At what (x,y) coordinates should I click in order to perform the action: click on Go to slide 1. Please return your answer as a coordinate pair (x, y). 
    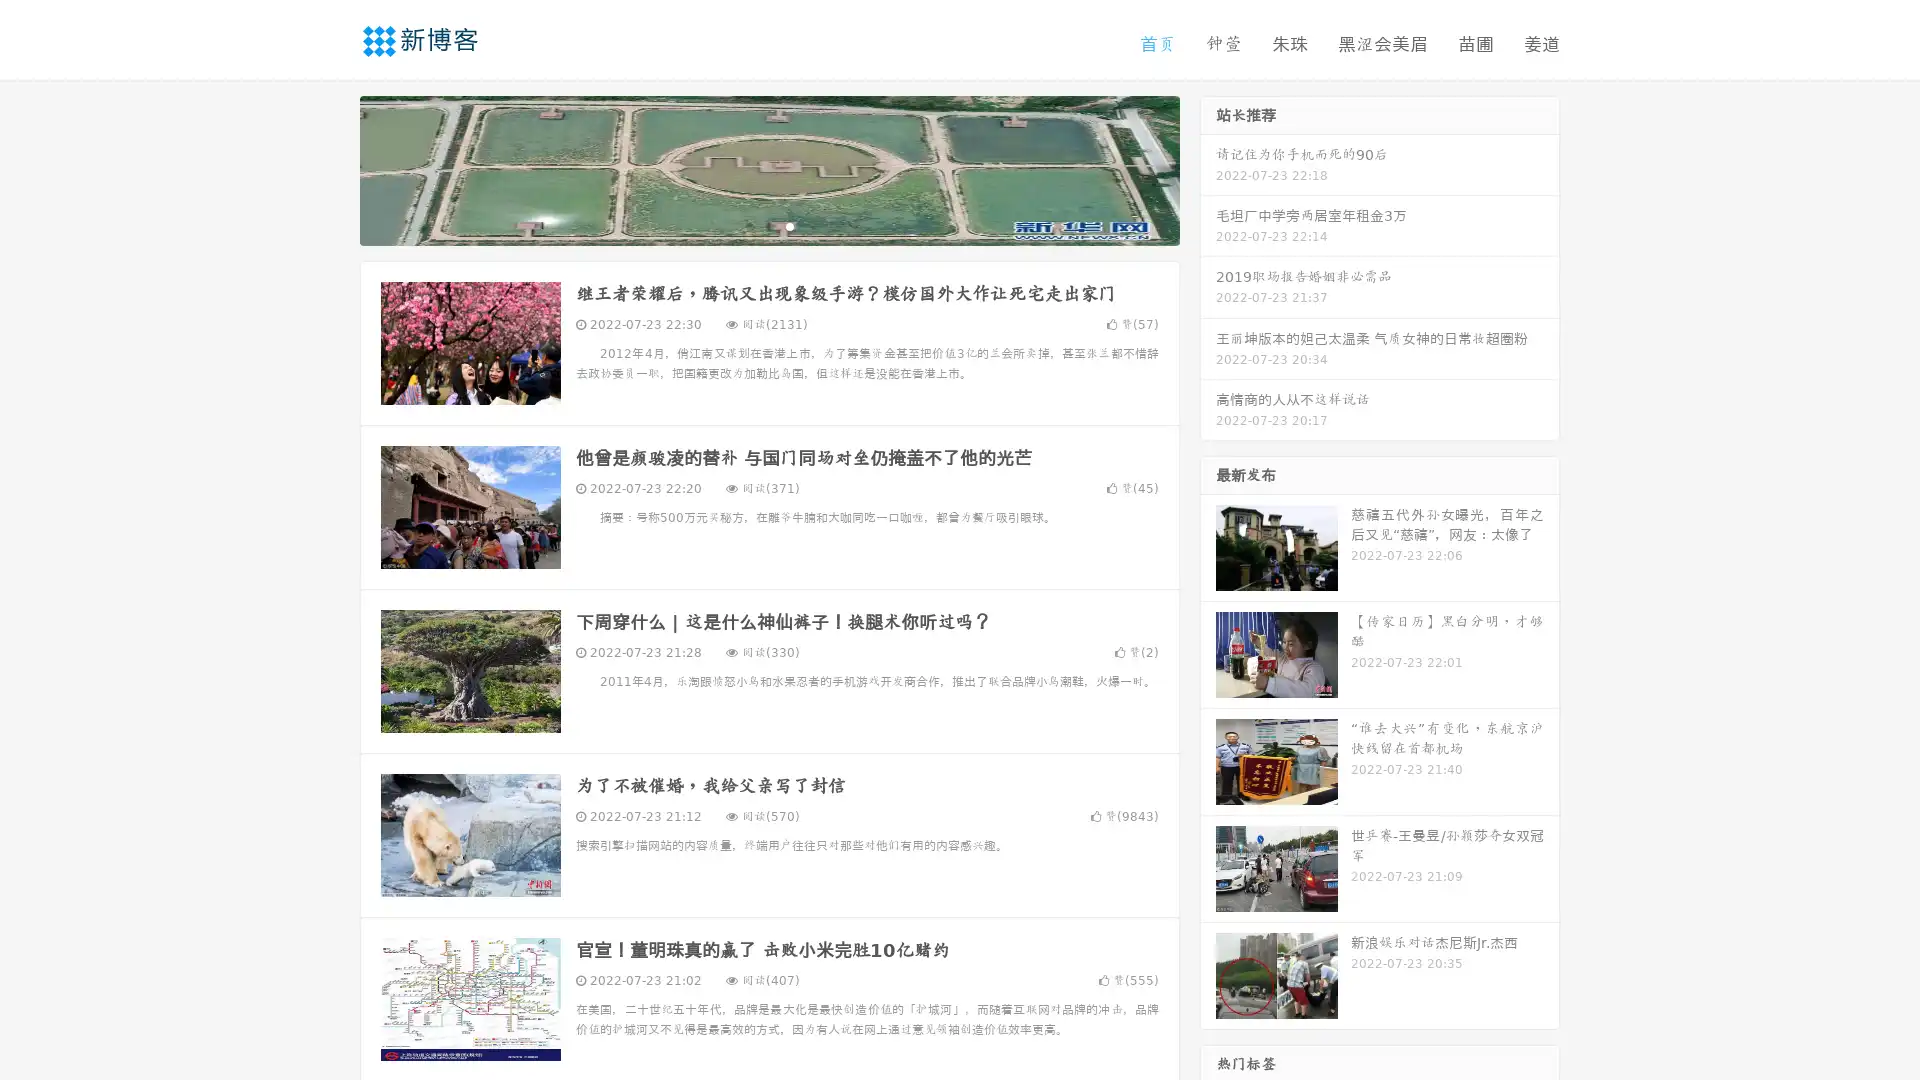
    Looking at the image, I should click on (748, 225).